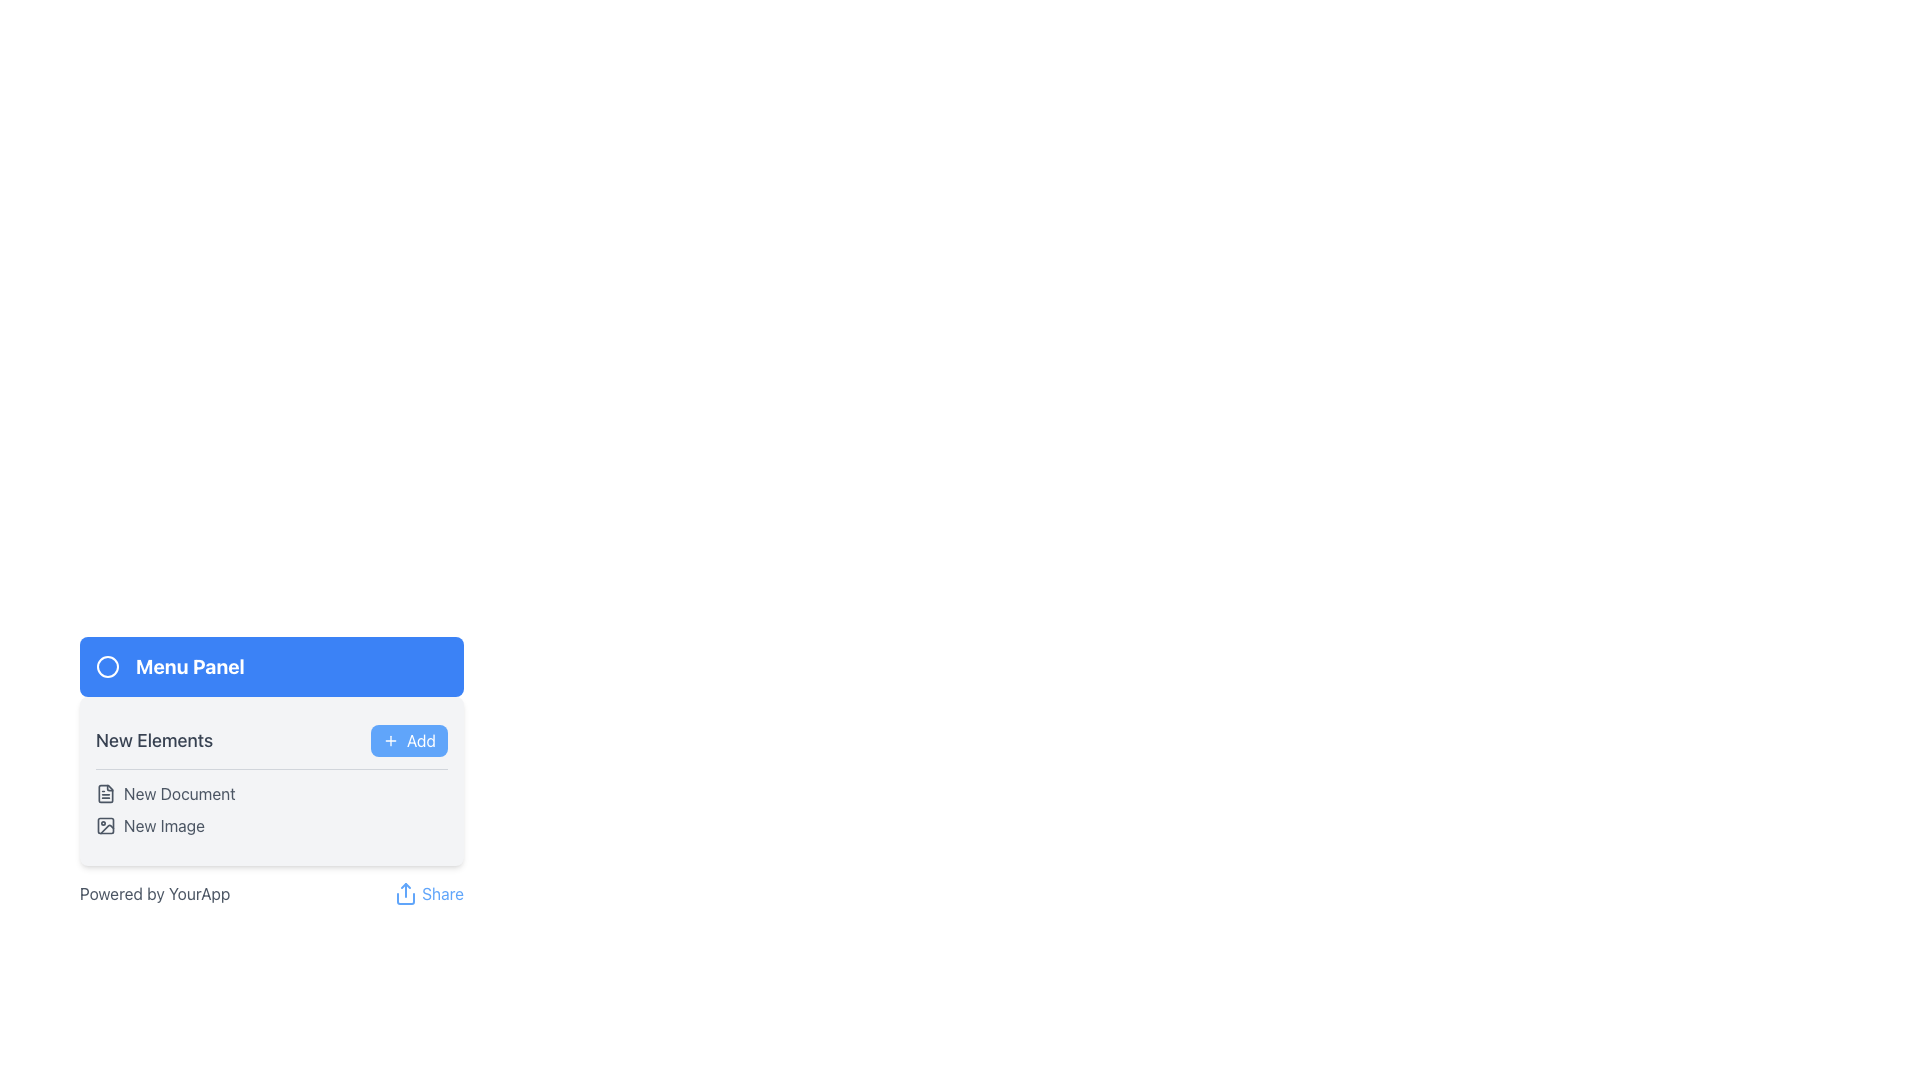 The image size is (1920, 1080). Describe the element at coordinates (107, 667) in the screenshot. I see `the decorative or interactive indicator icon located to the far-left of the header section labeled 'Menu Panel'` at that location.